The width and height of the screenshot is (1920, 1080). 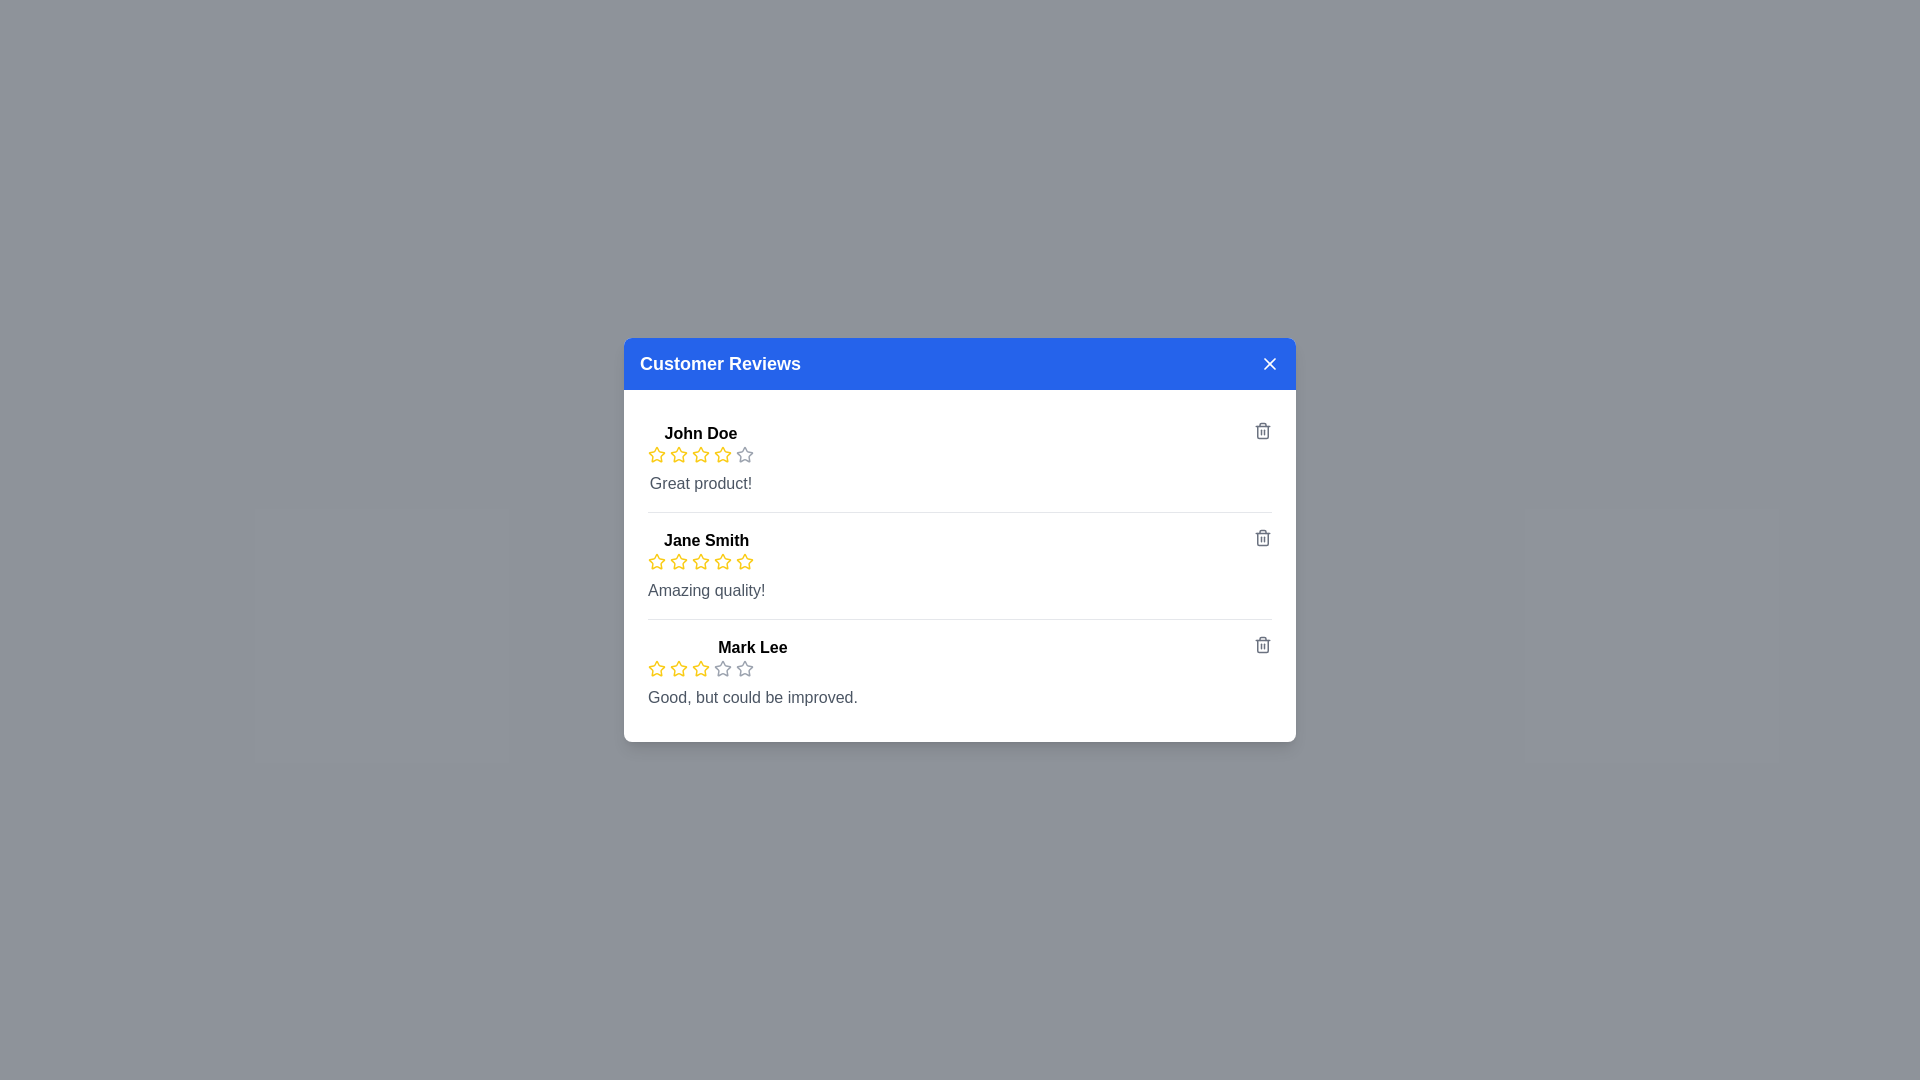 What do you see at coordinates (1269, 363) in the screenshot?
I see `close button to close the dialog` at bounding box center [1269, 363].